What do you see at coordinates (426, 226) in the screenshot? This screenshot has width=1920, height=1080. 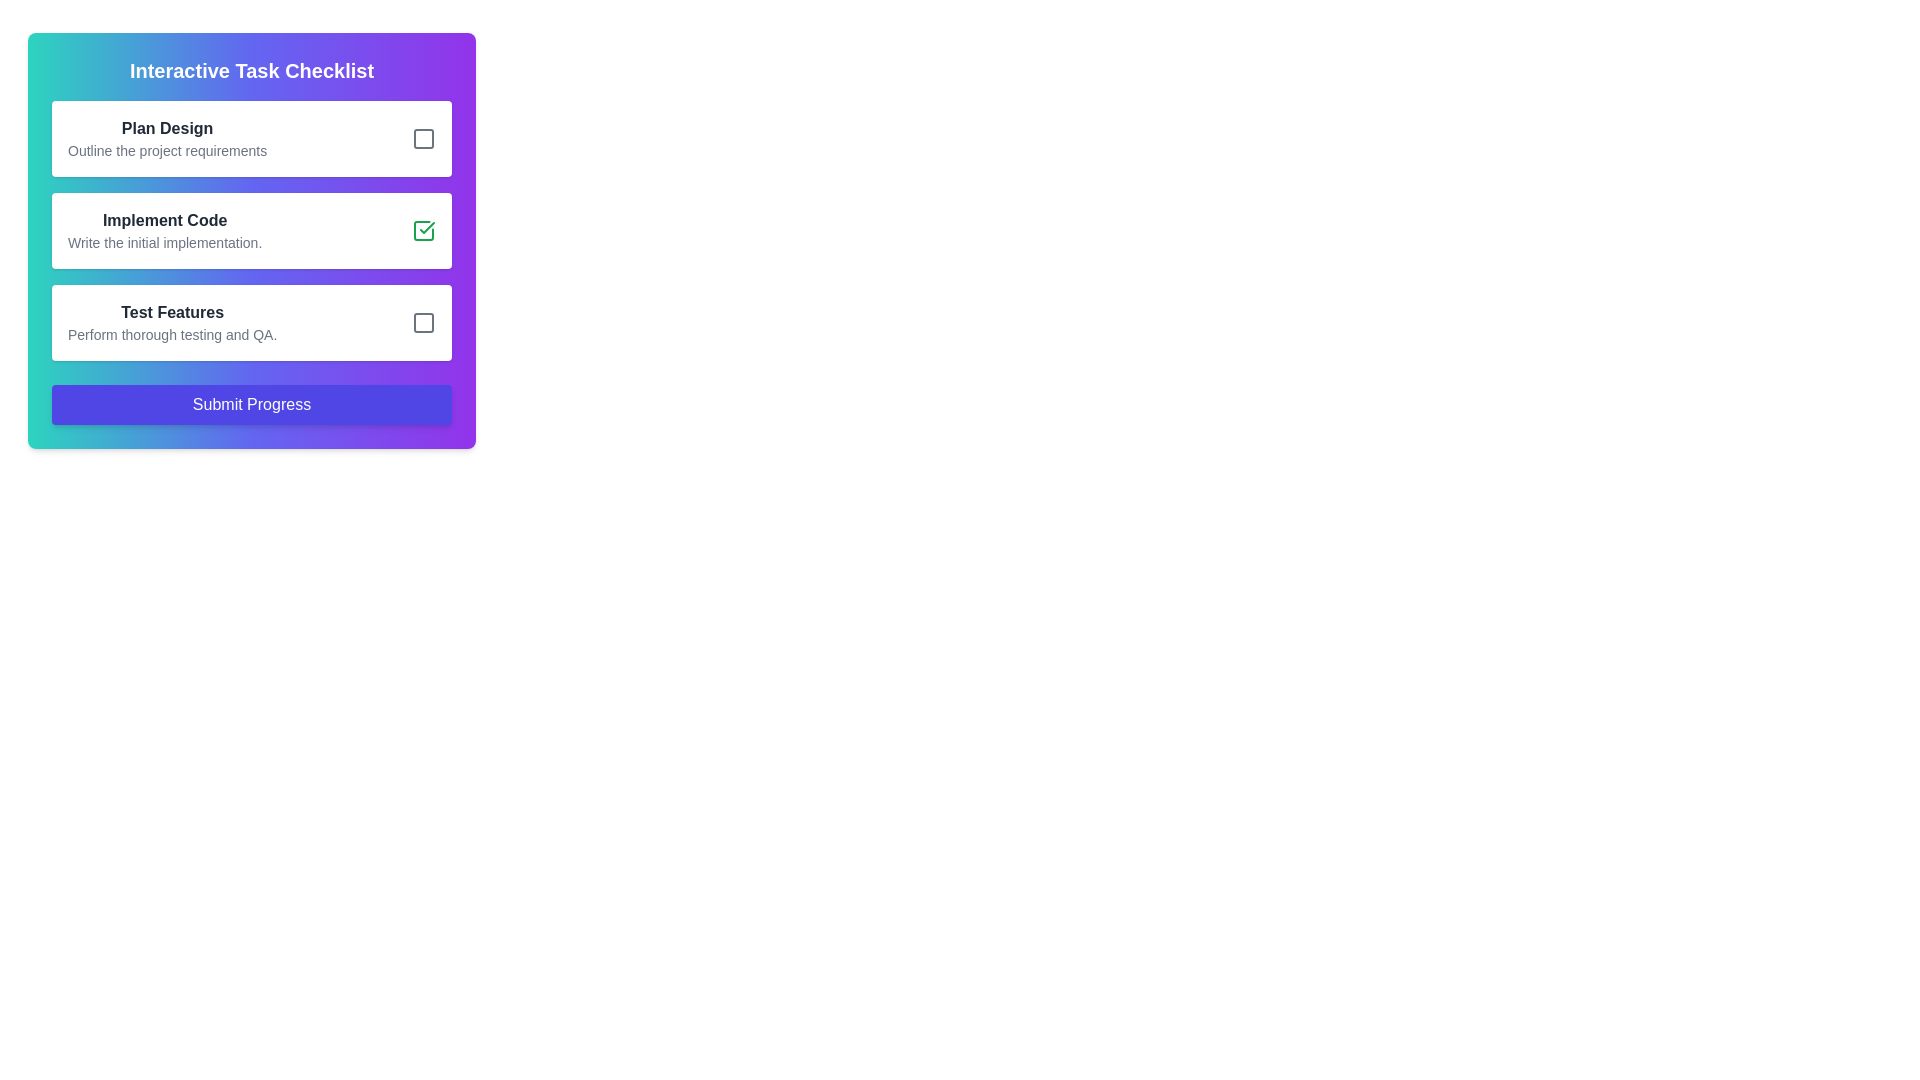 I see `the green check mark icon located within the second item of the 'Interactive Task Checklist', corresponding to the 'Implement Code' step` at bounding box center [426, 226].